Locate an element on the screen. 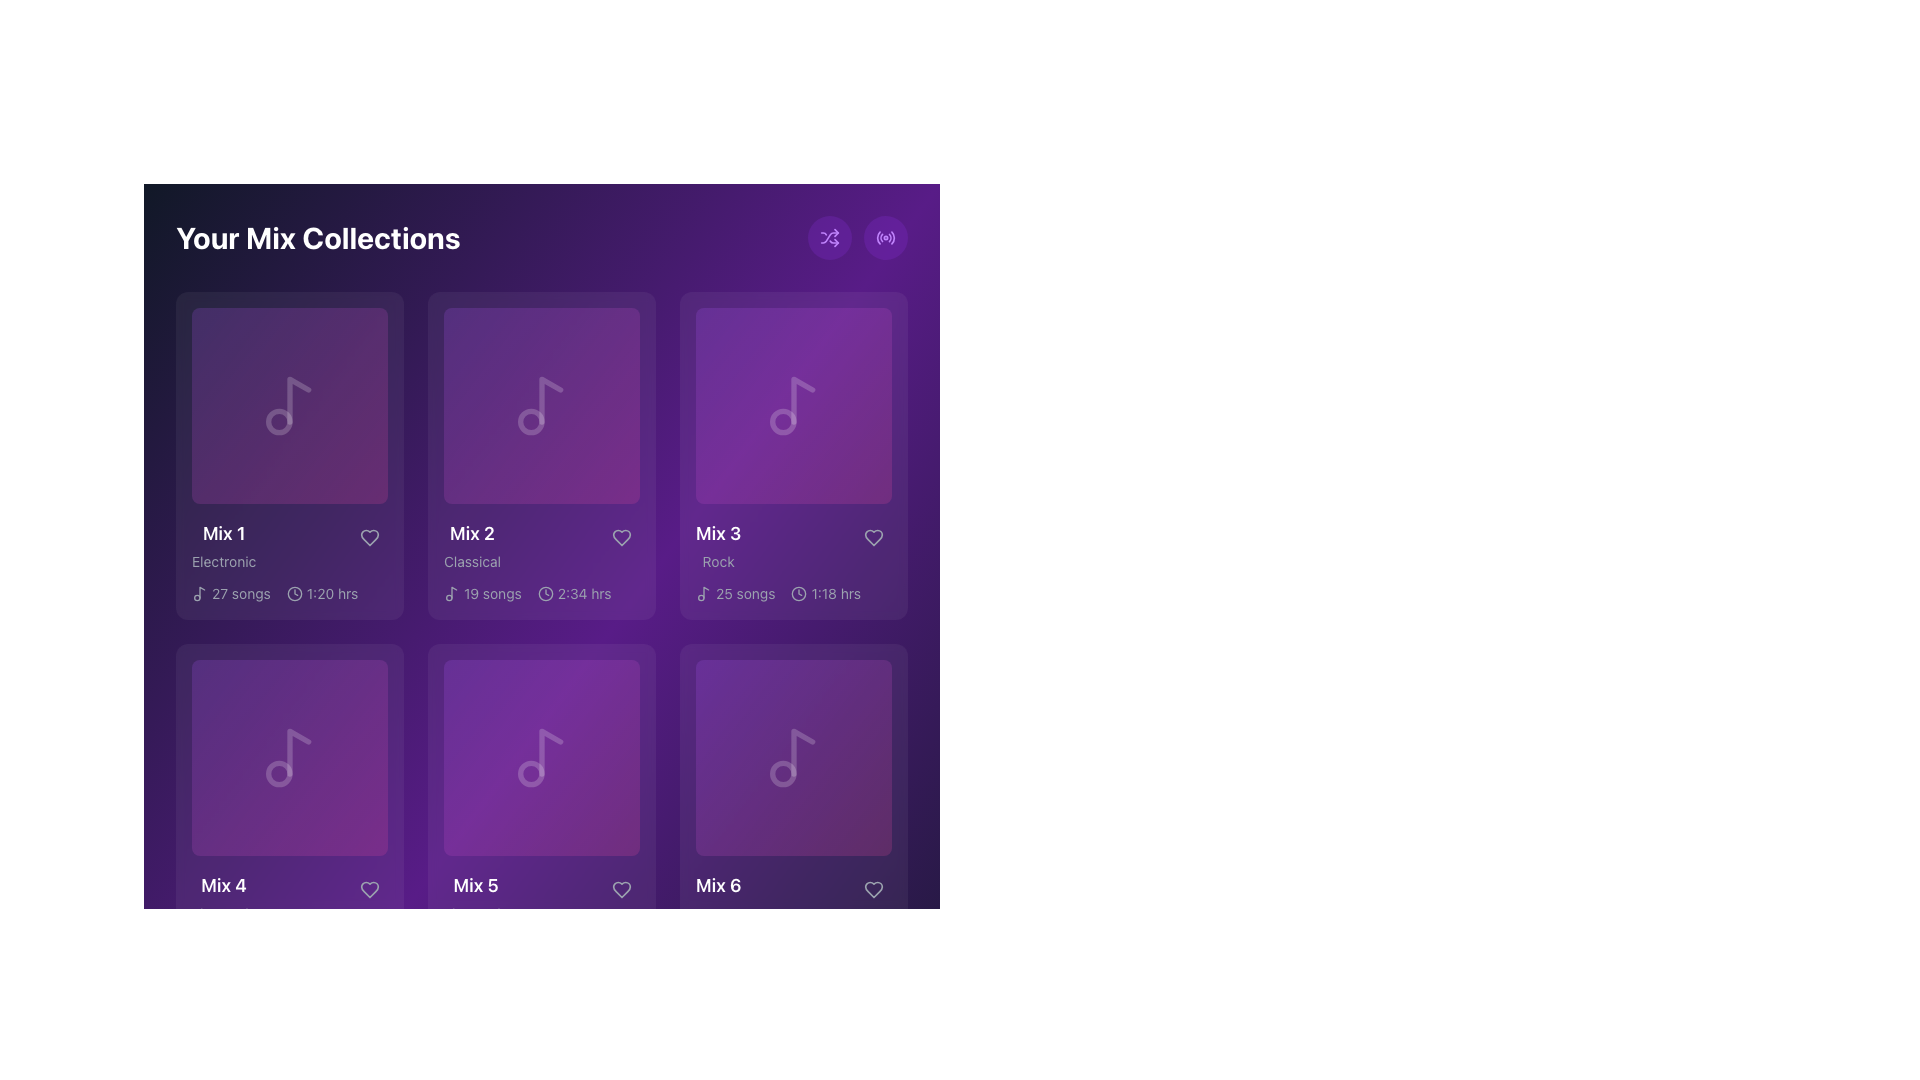 This screenshot has height=1080, width=1920. text displayed in the Text Label that shows 'Mix 5' in bold white and 'Electronic' in smaller gray, located in the second row and second column of the 'Your Mix Collections' grid layout is located at coordinates (475, 897).